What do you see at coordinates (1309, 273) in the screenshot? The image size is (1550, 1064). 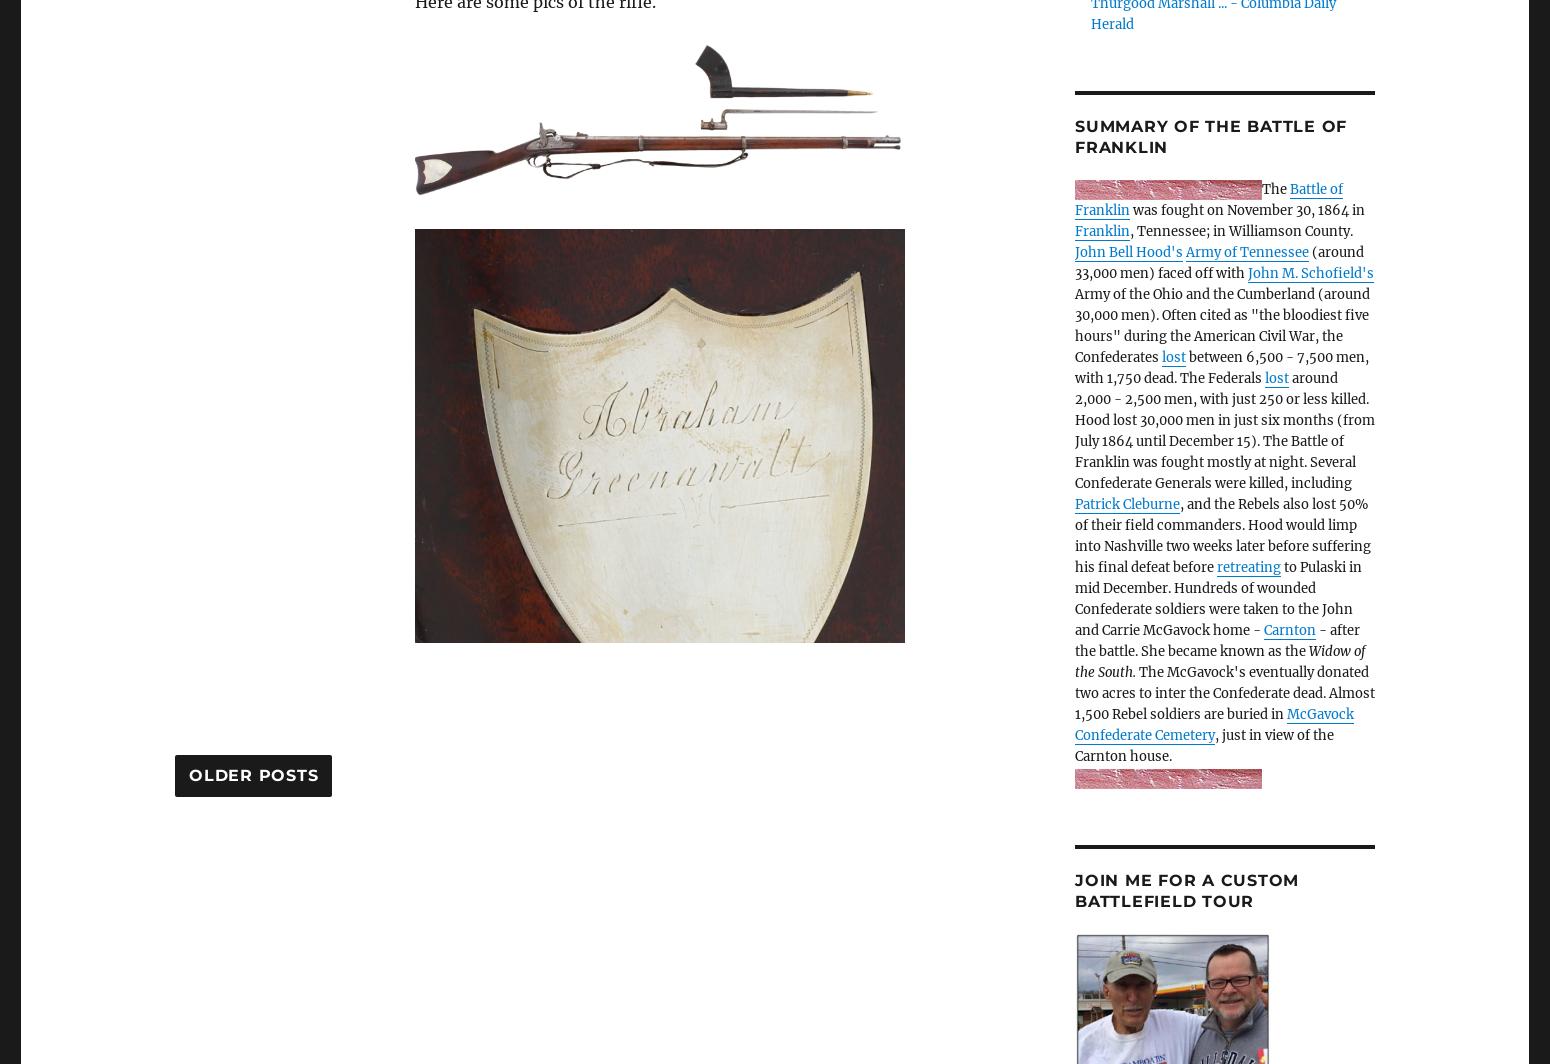 I see `'John M. Schofield's'` at bounding box center [1309, 273].